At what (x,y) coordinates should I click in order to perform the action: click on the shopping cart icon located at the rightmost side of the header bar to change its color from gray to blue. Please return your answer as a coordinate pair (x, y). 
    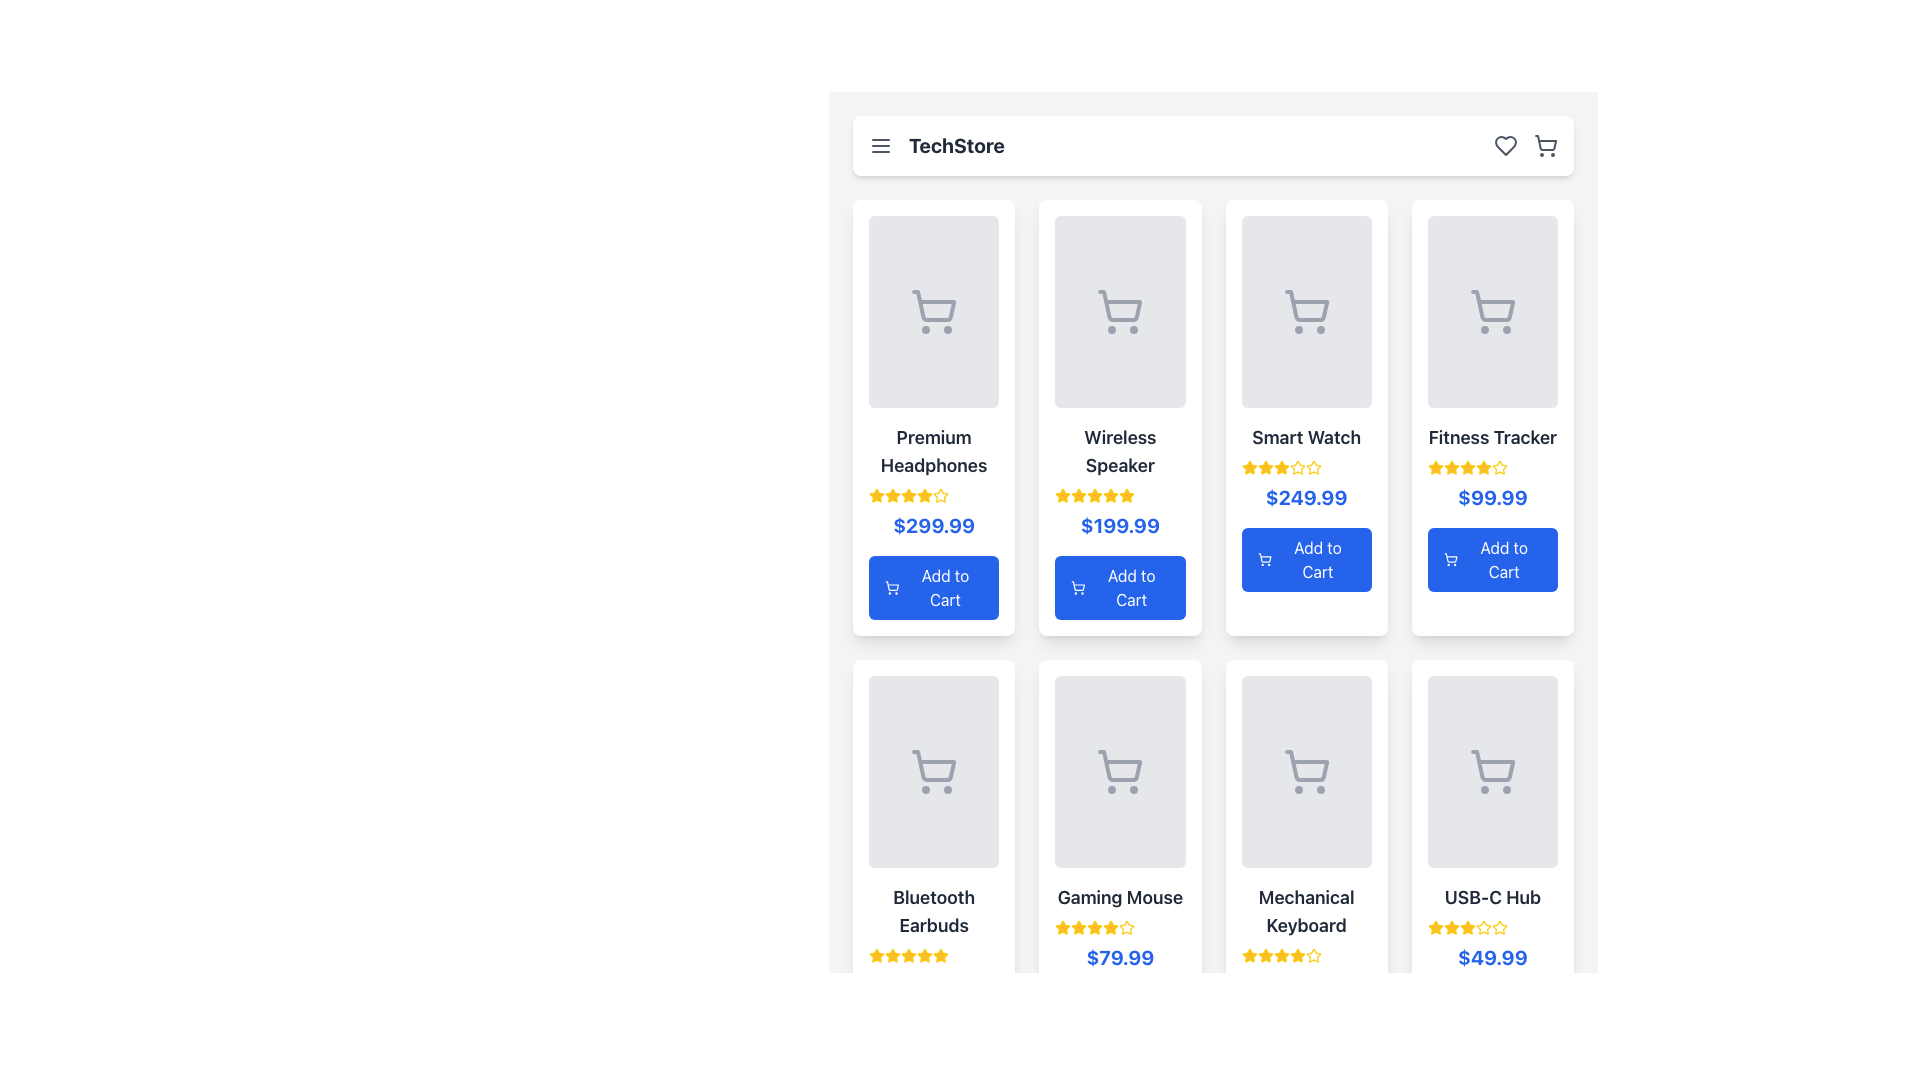
    Looking at the image, I should click on (1544, 145).